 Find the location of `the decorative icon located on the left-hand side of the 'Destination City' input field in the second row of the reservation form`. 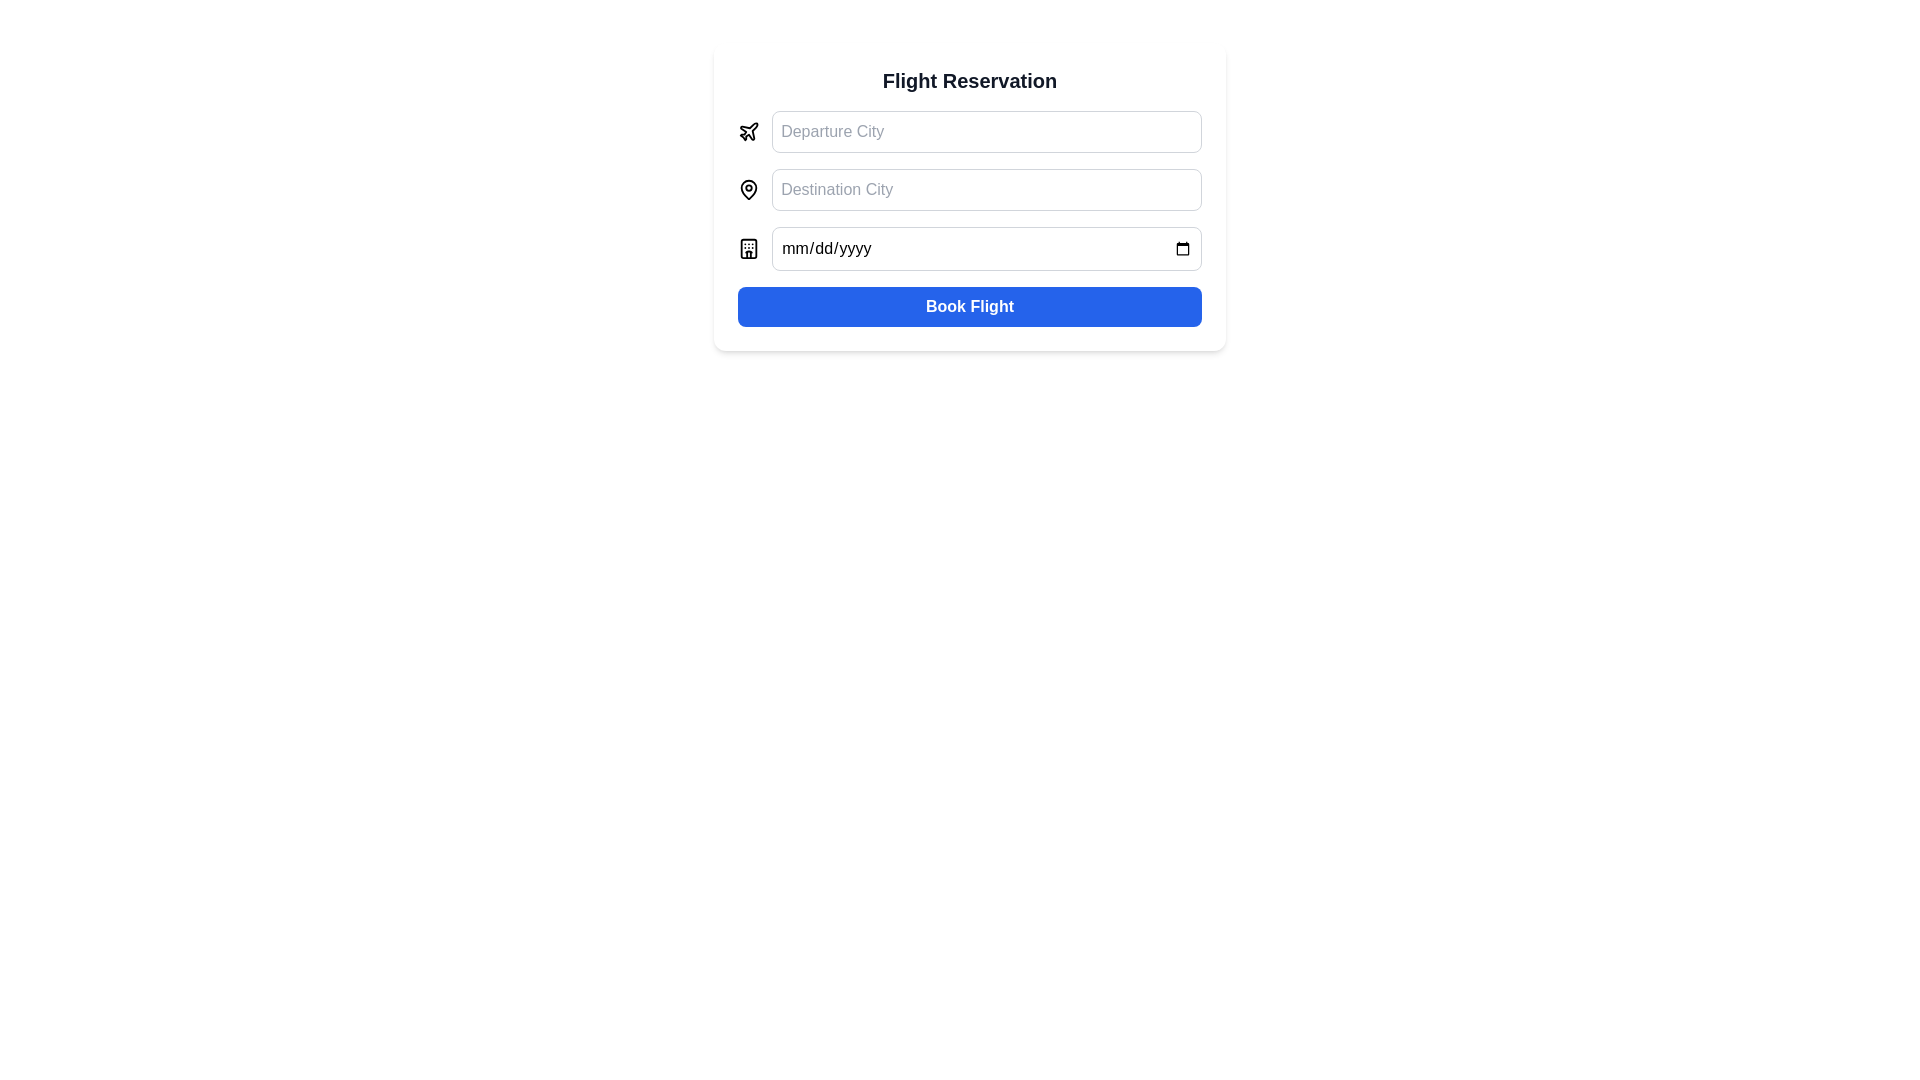

the decorative icon located on the left-hand side of the 'Destination City' input field in the second row of the reservation form is located at coordinates (747, 189).